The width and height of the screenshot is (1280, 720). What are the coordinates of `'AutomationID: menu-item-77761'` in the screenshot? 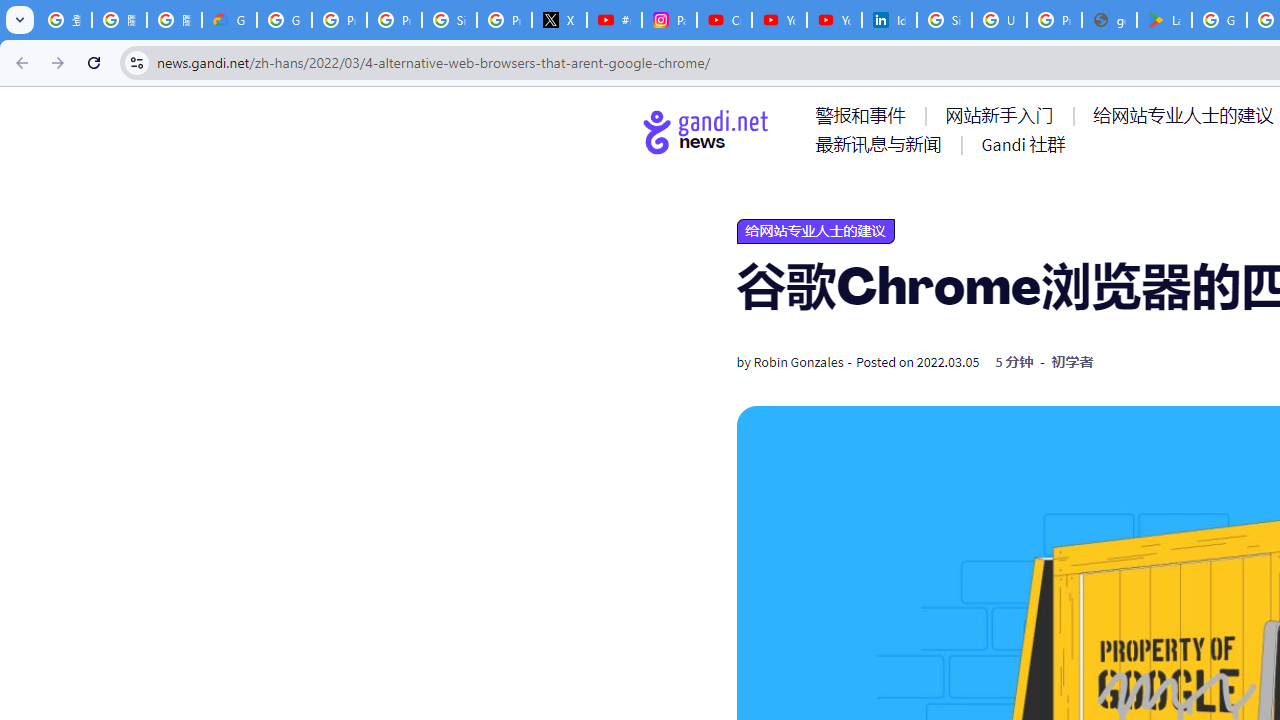 It's located at (864, 115).